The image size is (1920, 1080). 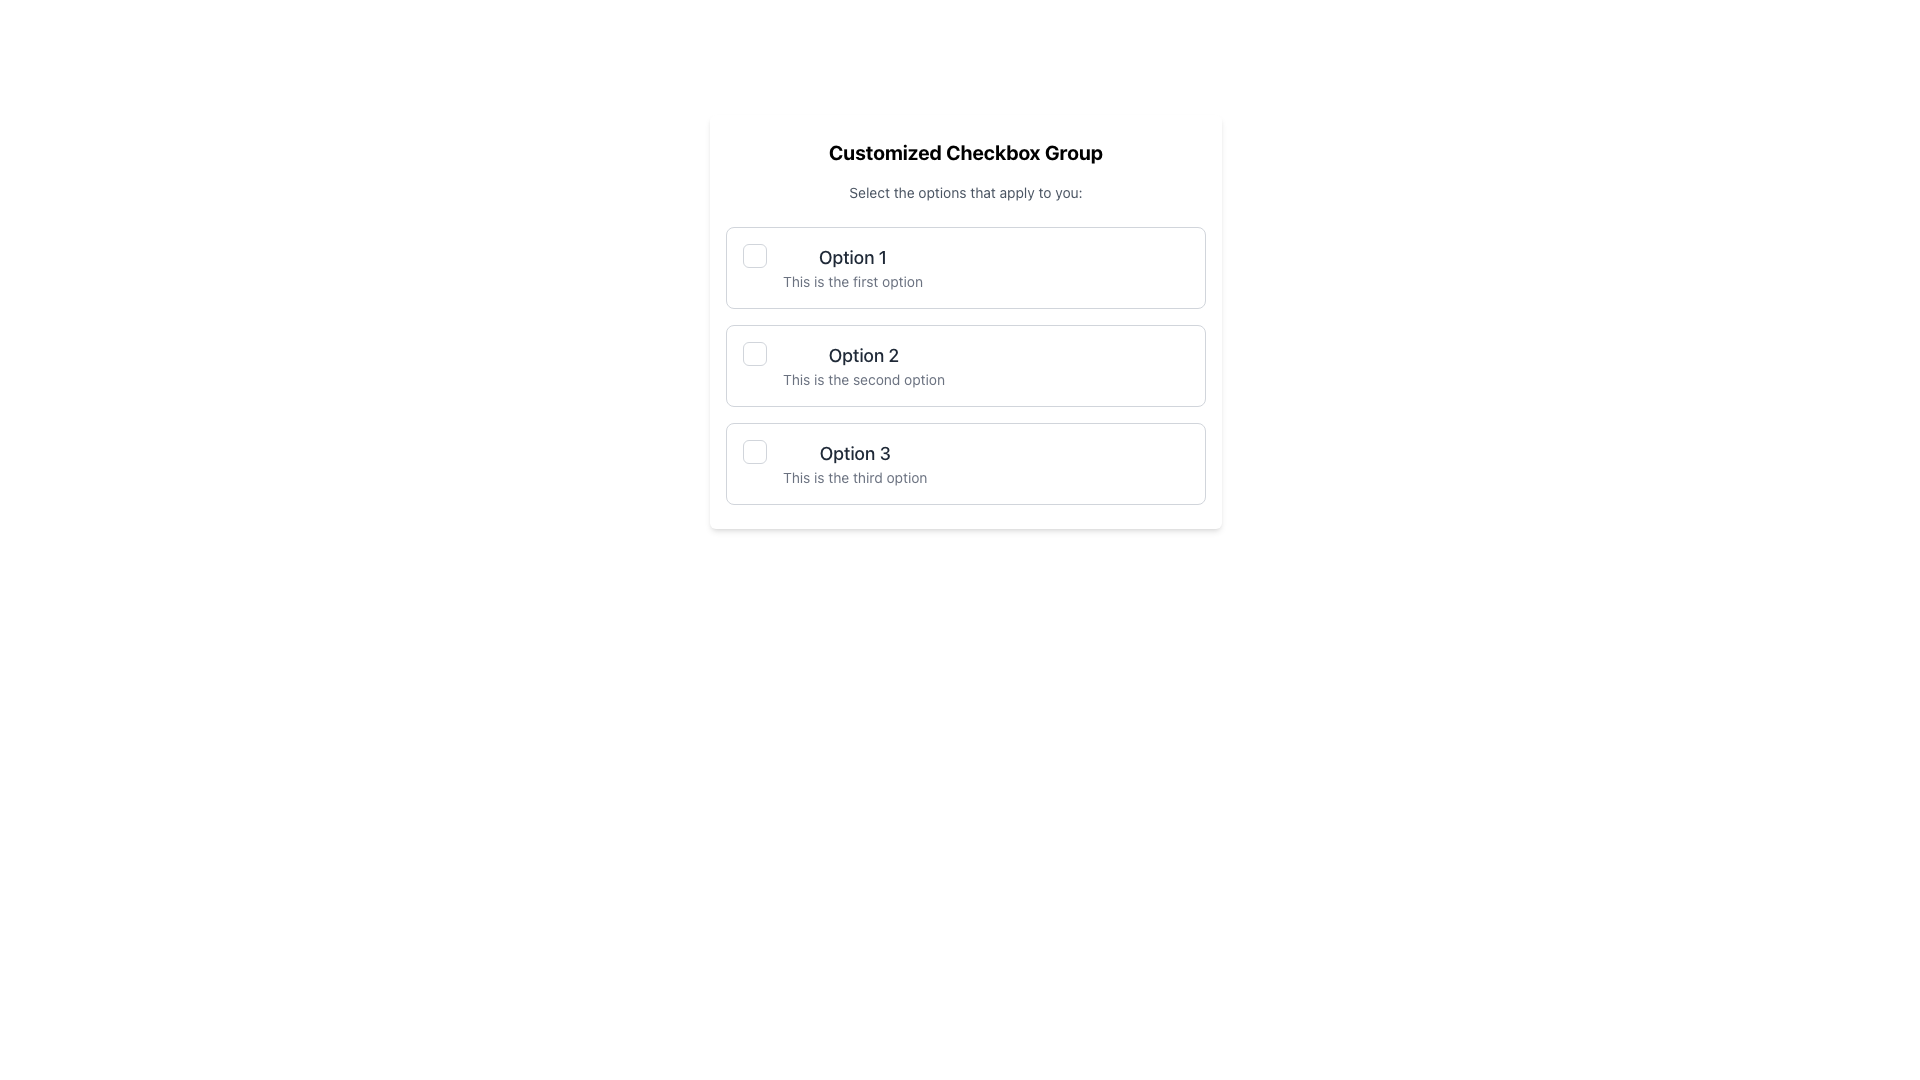 What do you see at coordinates (864, 354) in the screenshot?
I see `the static text label that reads 'Option 2', which is styled with a larger font size and bold formatting, located in the middle of a vertical list of options` at bounding box center [864, 354].